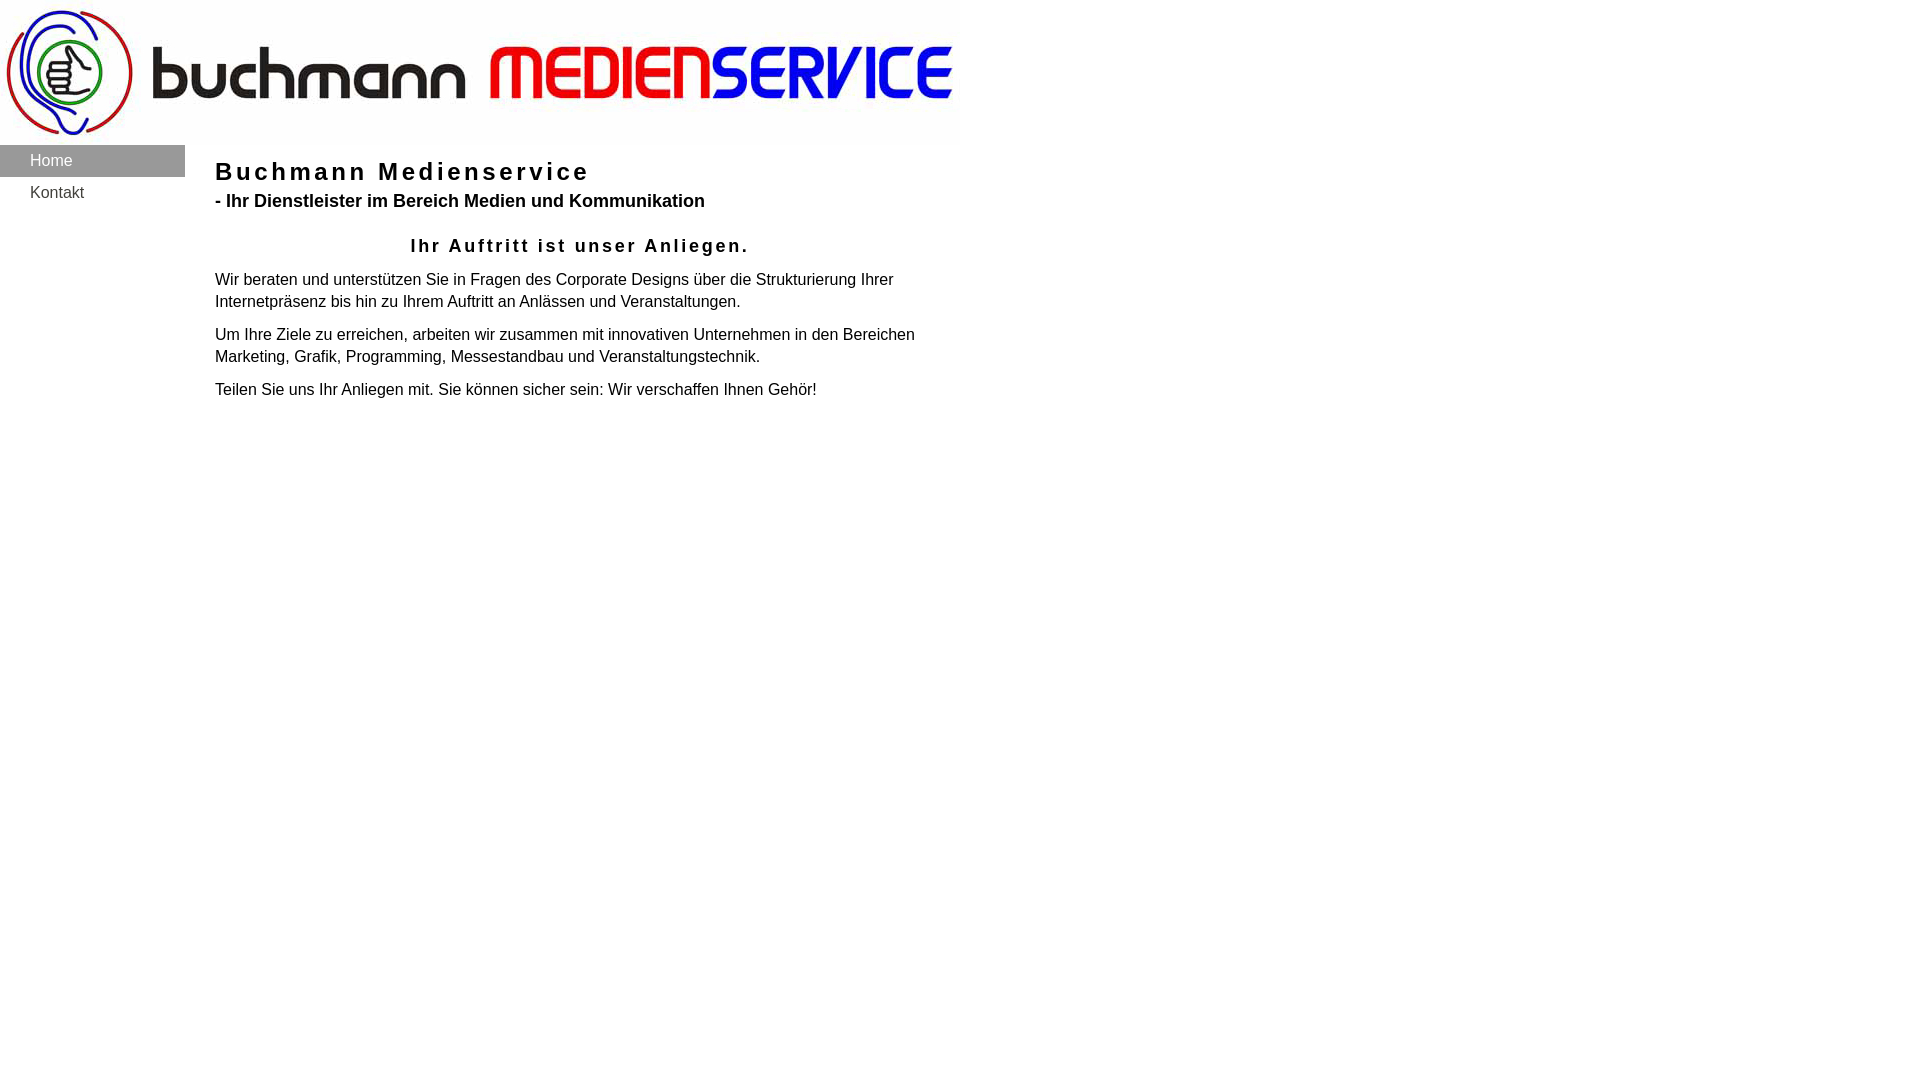 The image size is (1920, 1080). I want to click on 'Kontakt', so click(91, 192).